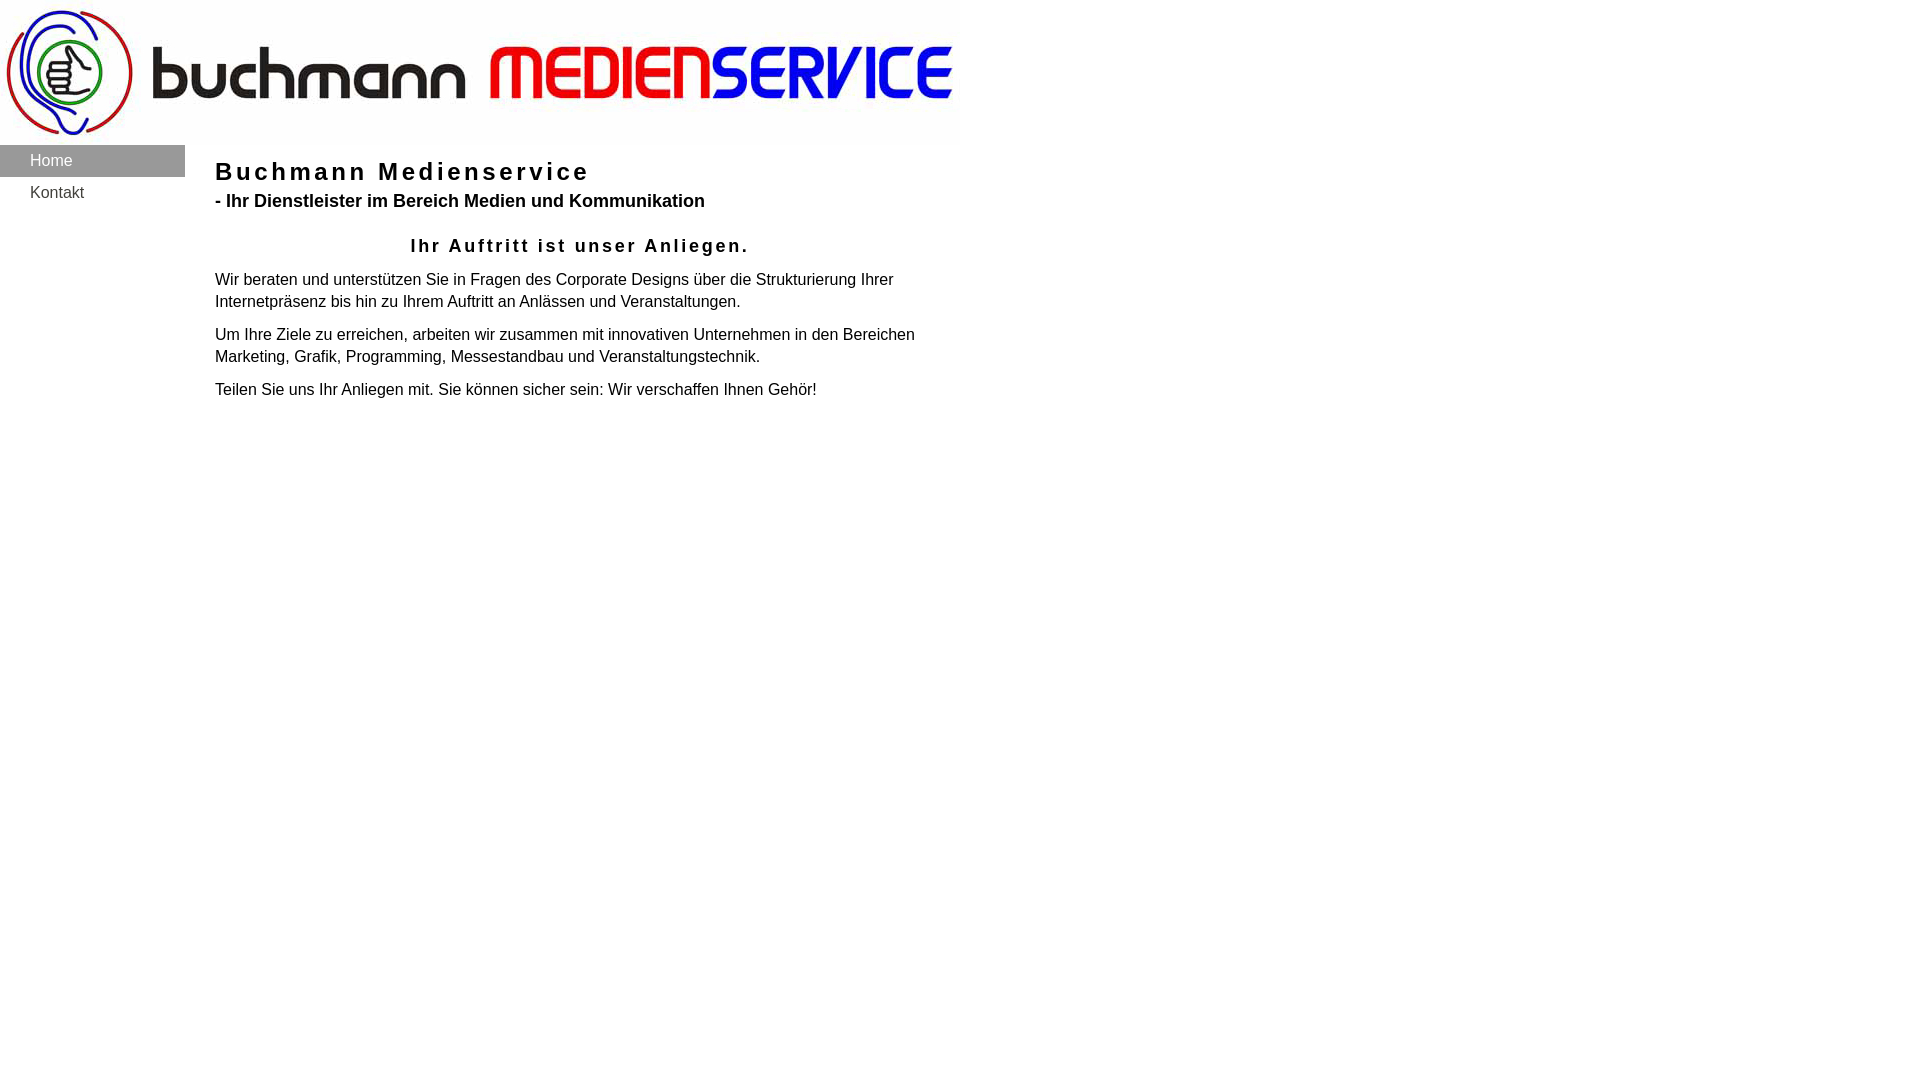 The image size is (1920, 1080). I want to click on 'Kontakt', so click(91, 192).